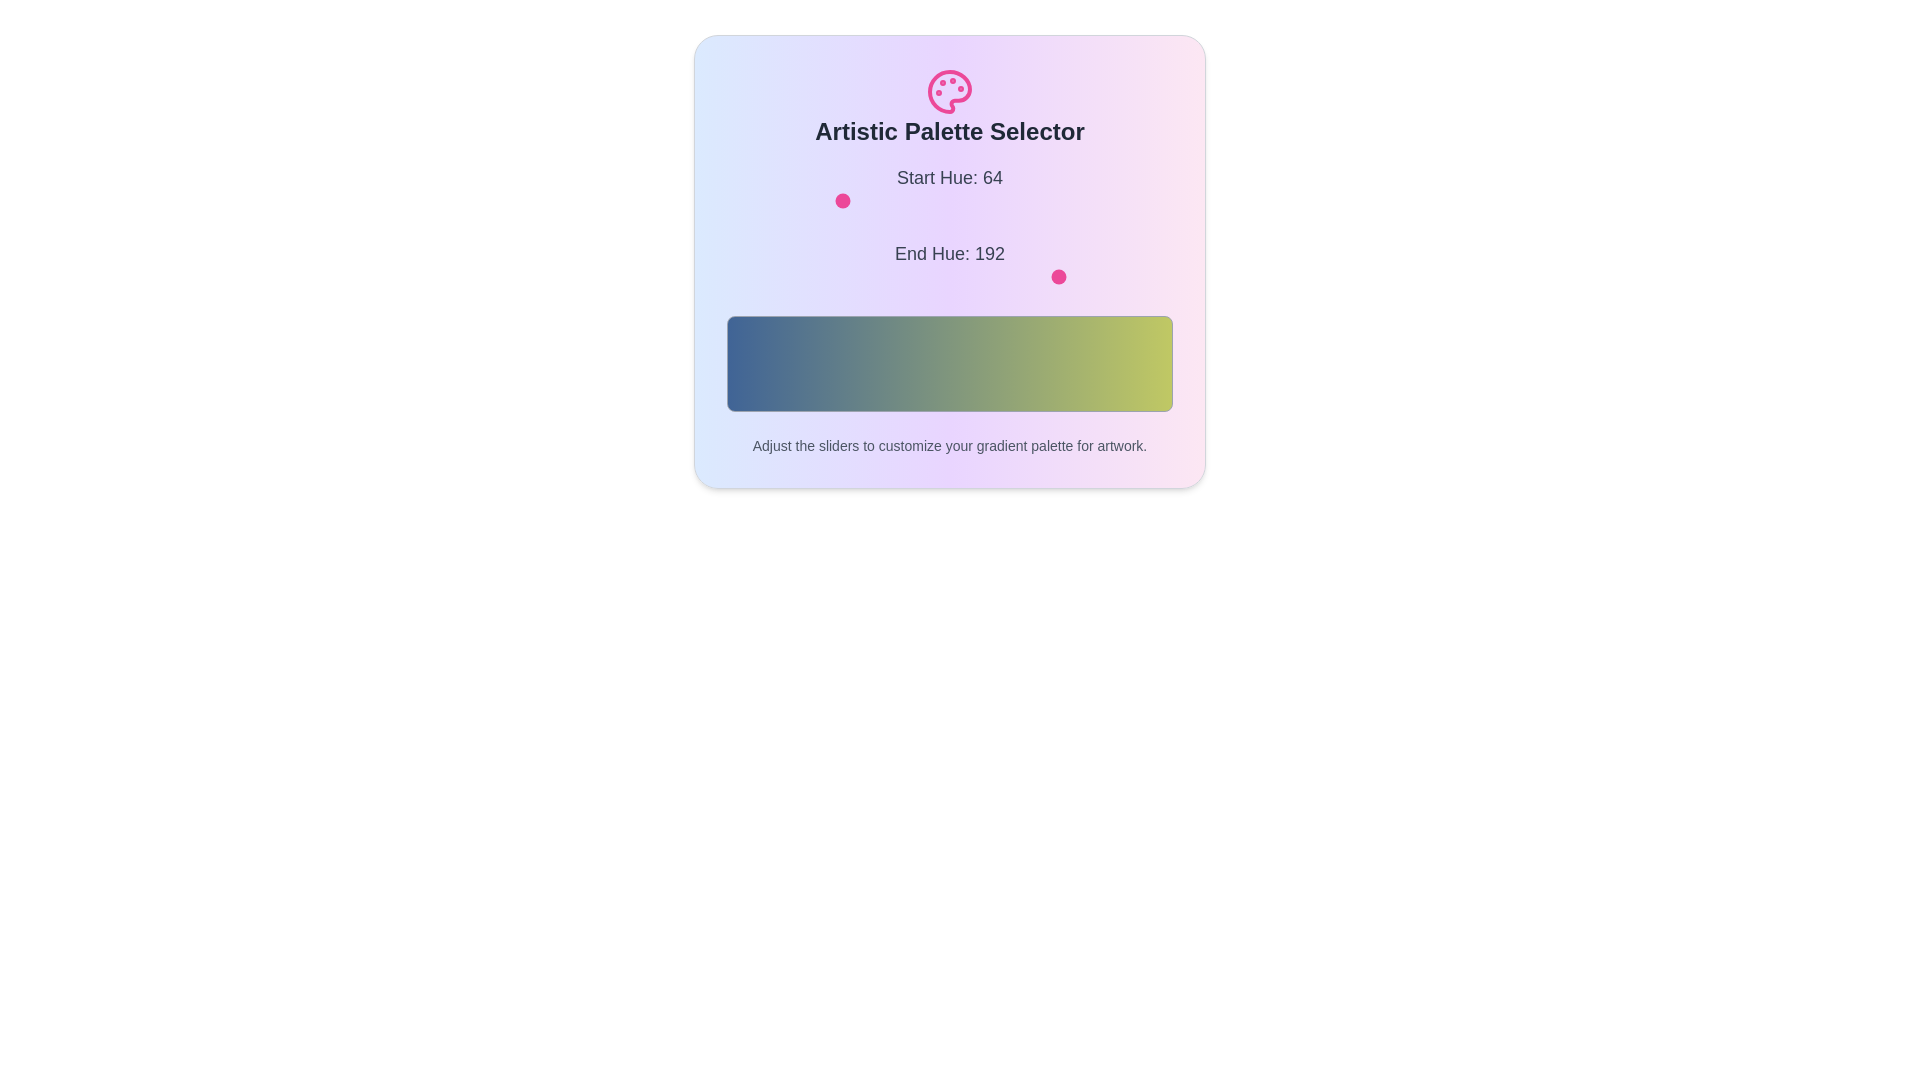 This screenshot has height=1080, width=1920. Describe the element at coordinates (961, 277) in the screenshot. I see `the 'End Hue' slider to 134` at that location.